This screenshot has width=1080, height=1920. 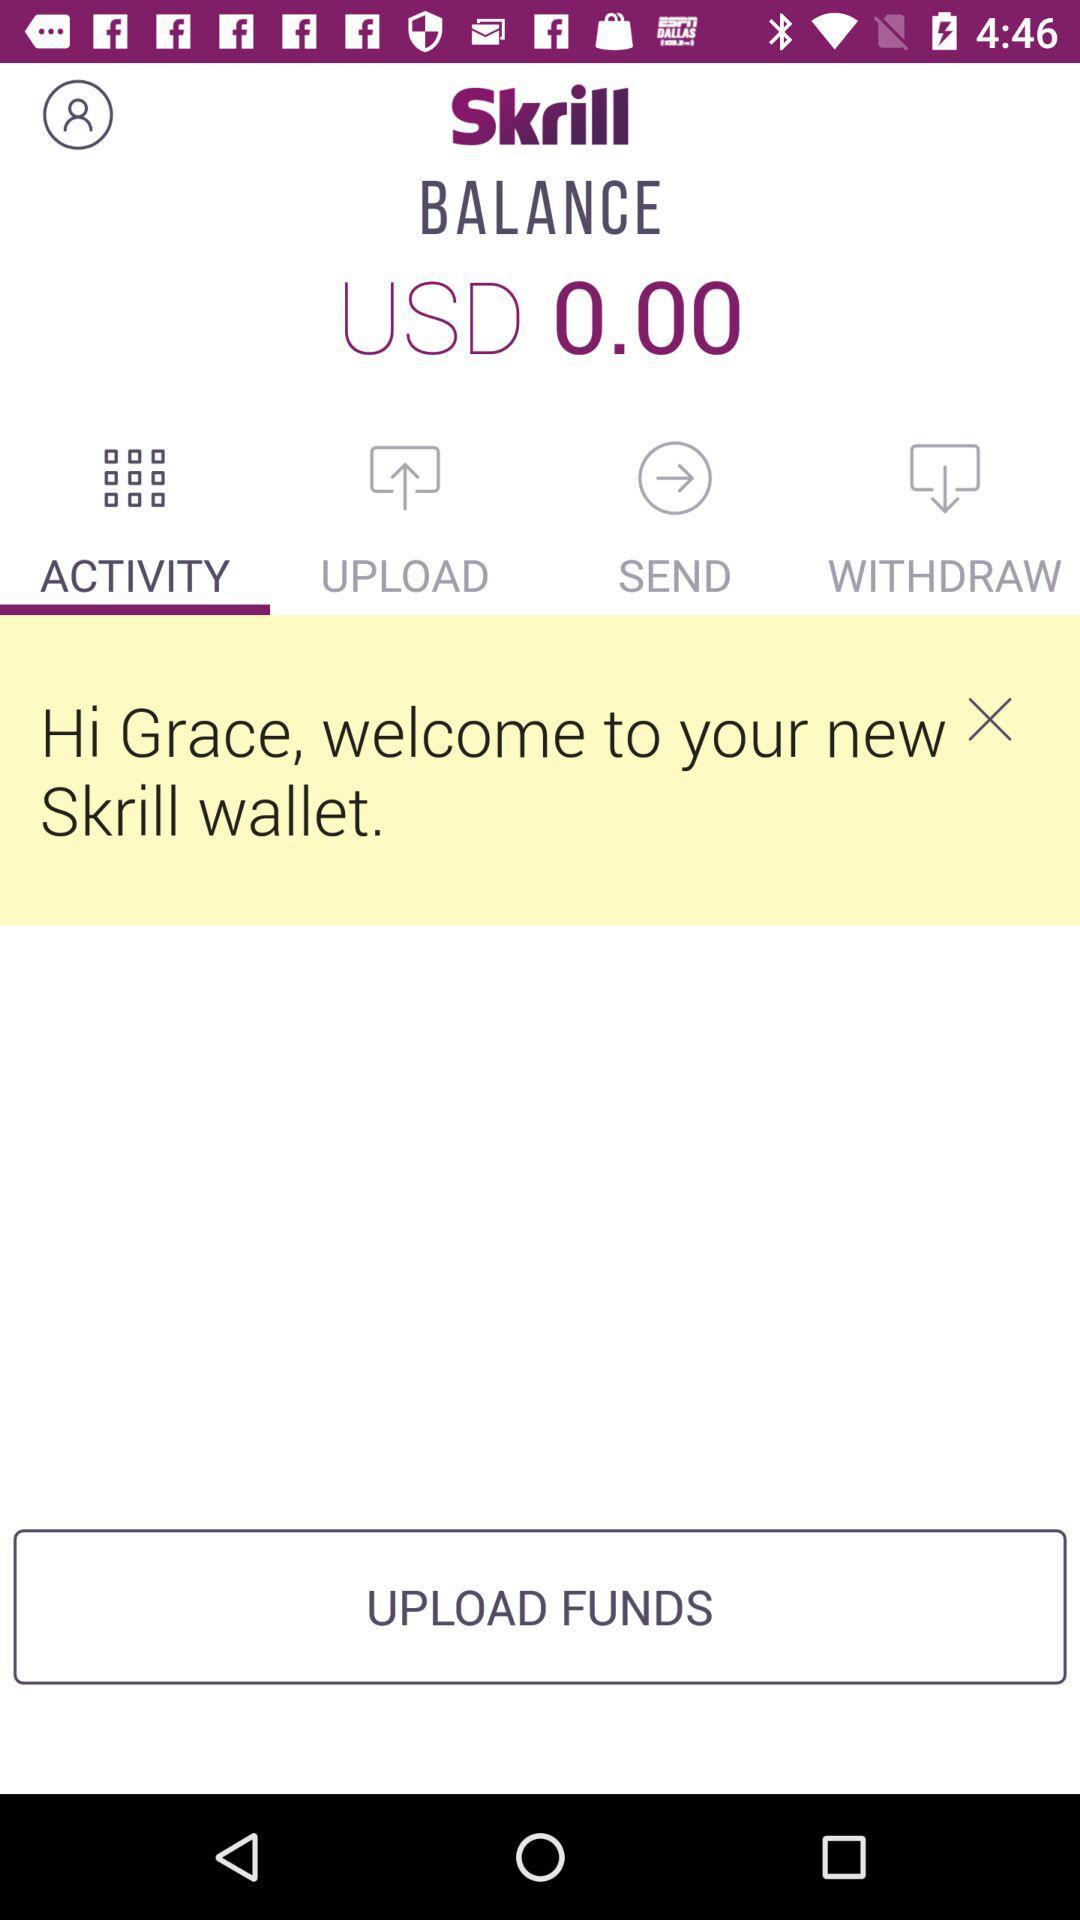 What do you see at coordinates (675, 477) in the screenshot?
I see `send funds` at bounding box center [675, 477].